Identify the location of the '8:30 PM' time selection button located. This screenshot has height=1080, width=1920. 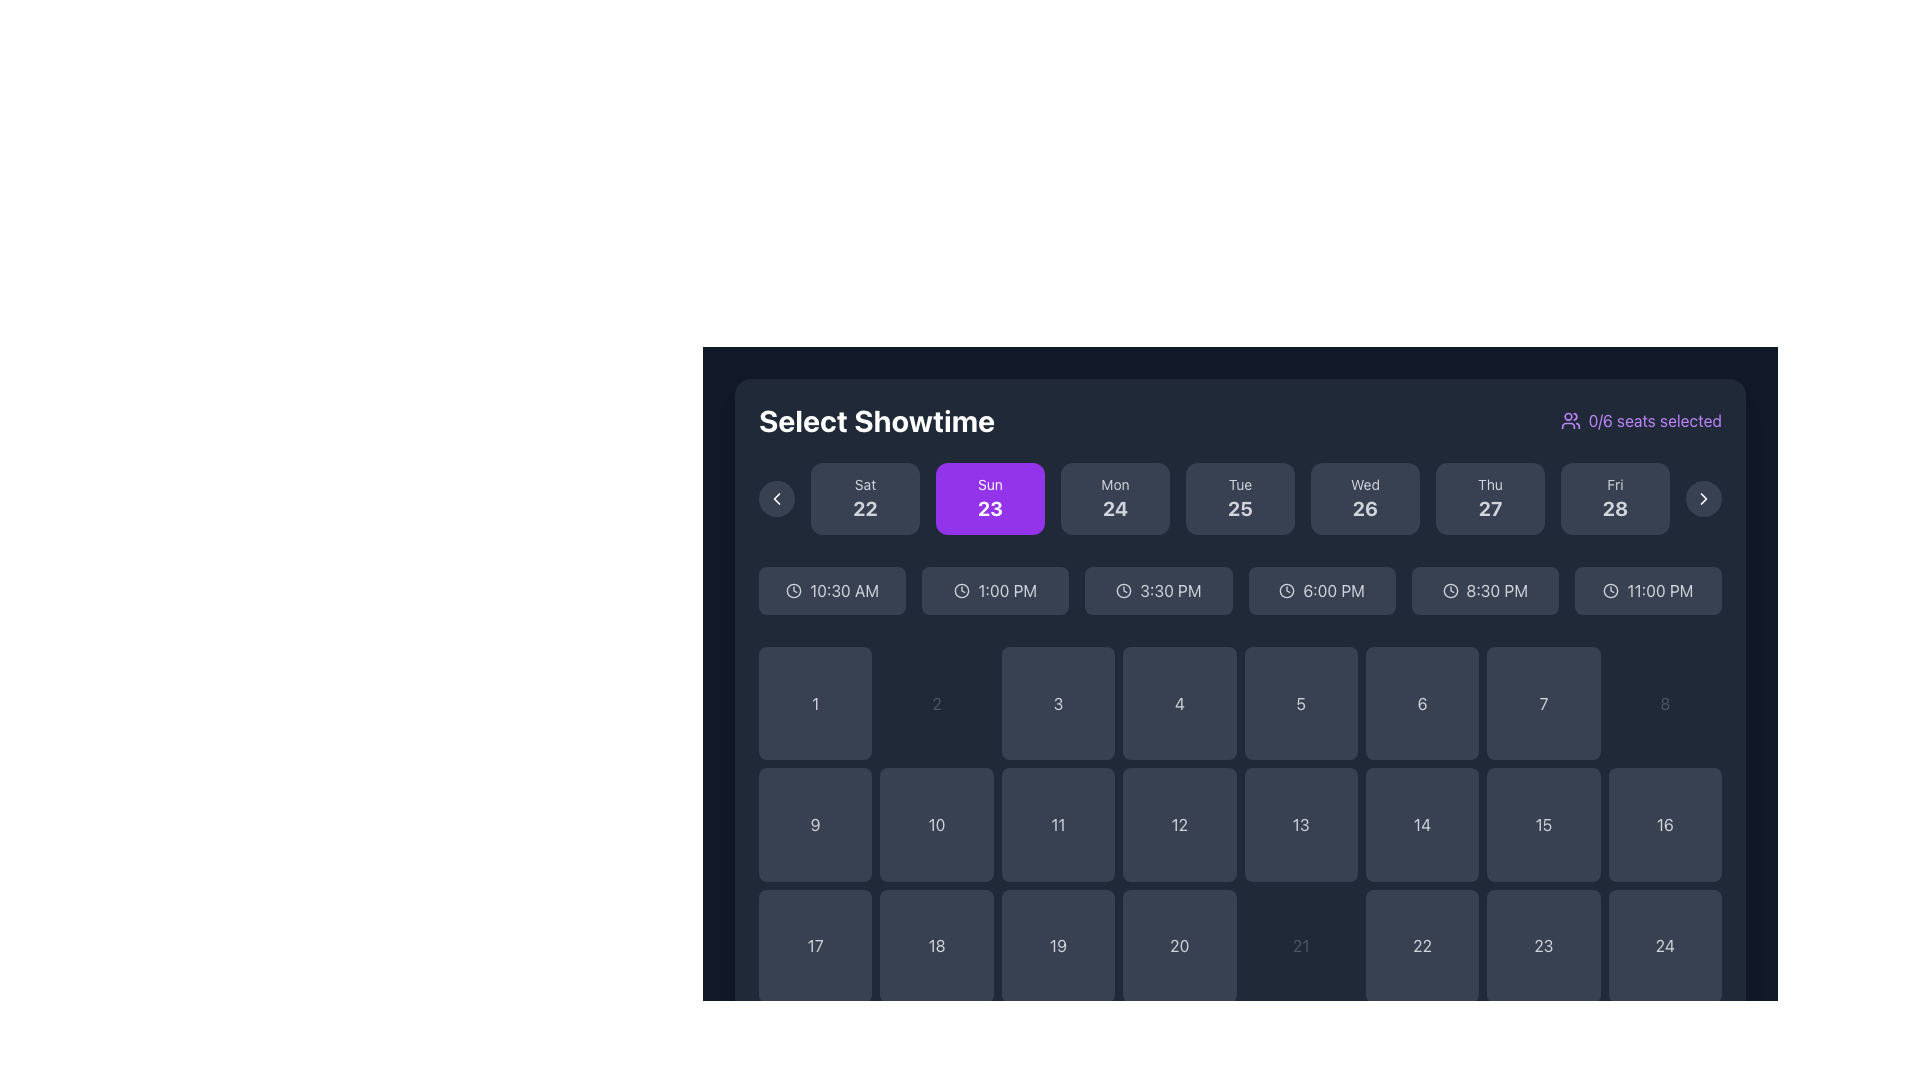
(1497, 589).